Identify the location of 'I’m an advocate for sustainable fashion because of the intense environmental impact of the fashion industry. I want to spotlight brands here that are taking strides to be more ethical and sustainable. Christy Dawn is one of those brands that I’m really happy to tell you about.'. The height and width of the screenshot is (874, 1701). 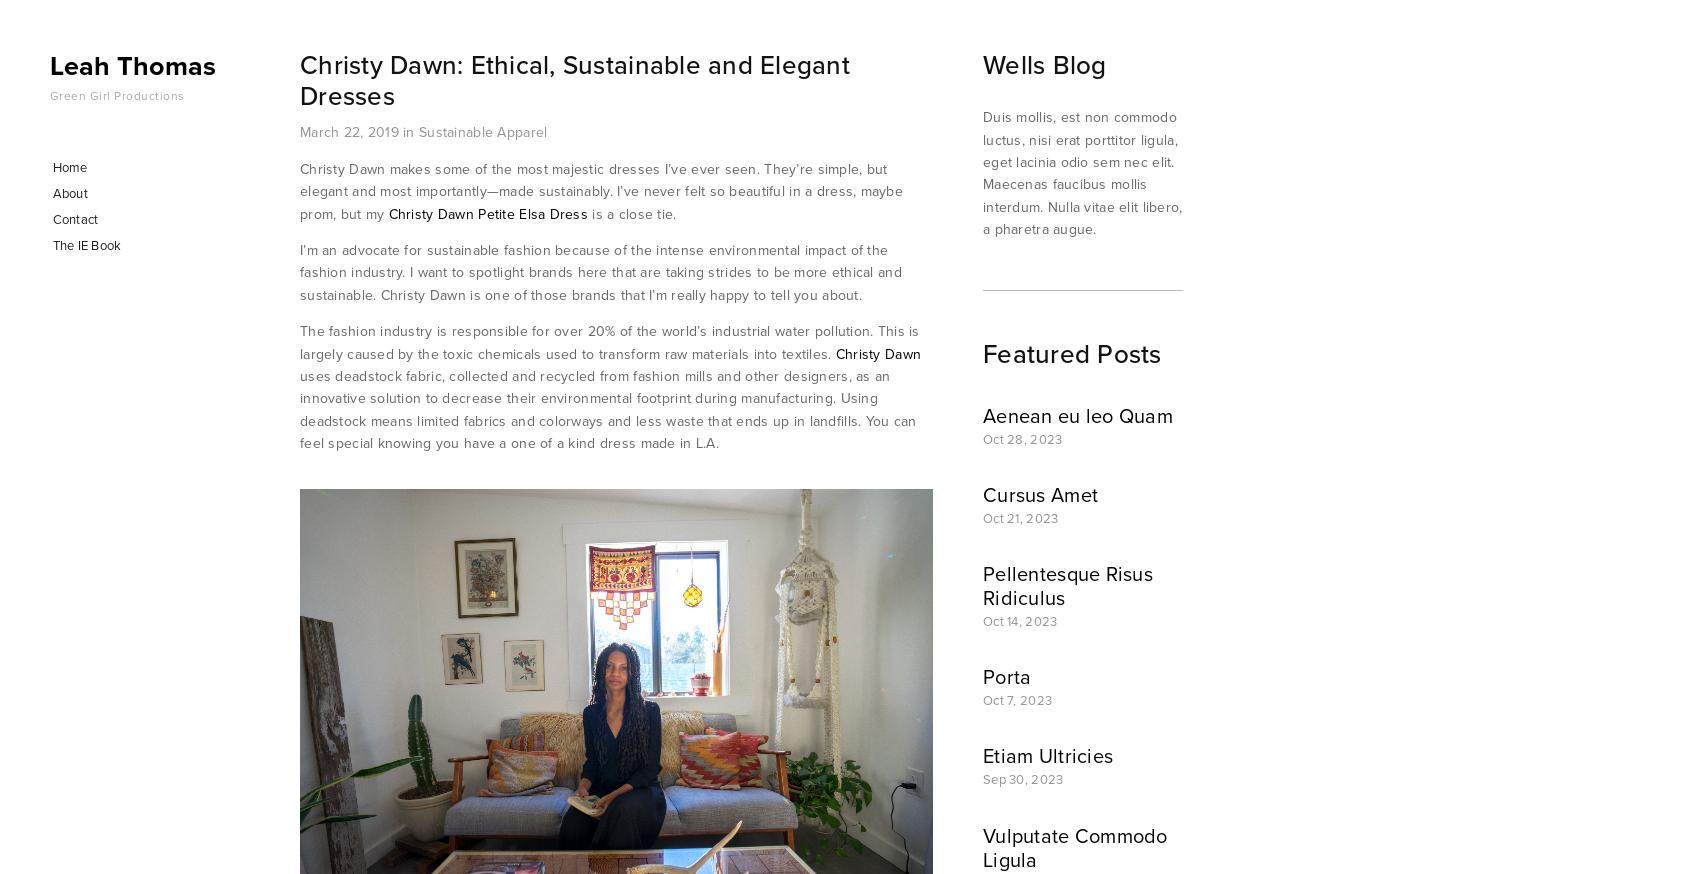
(603, 271).